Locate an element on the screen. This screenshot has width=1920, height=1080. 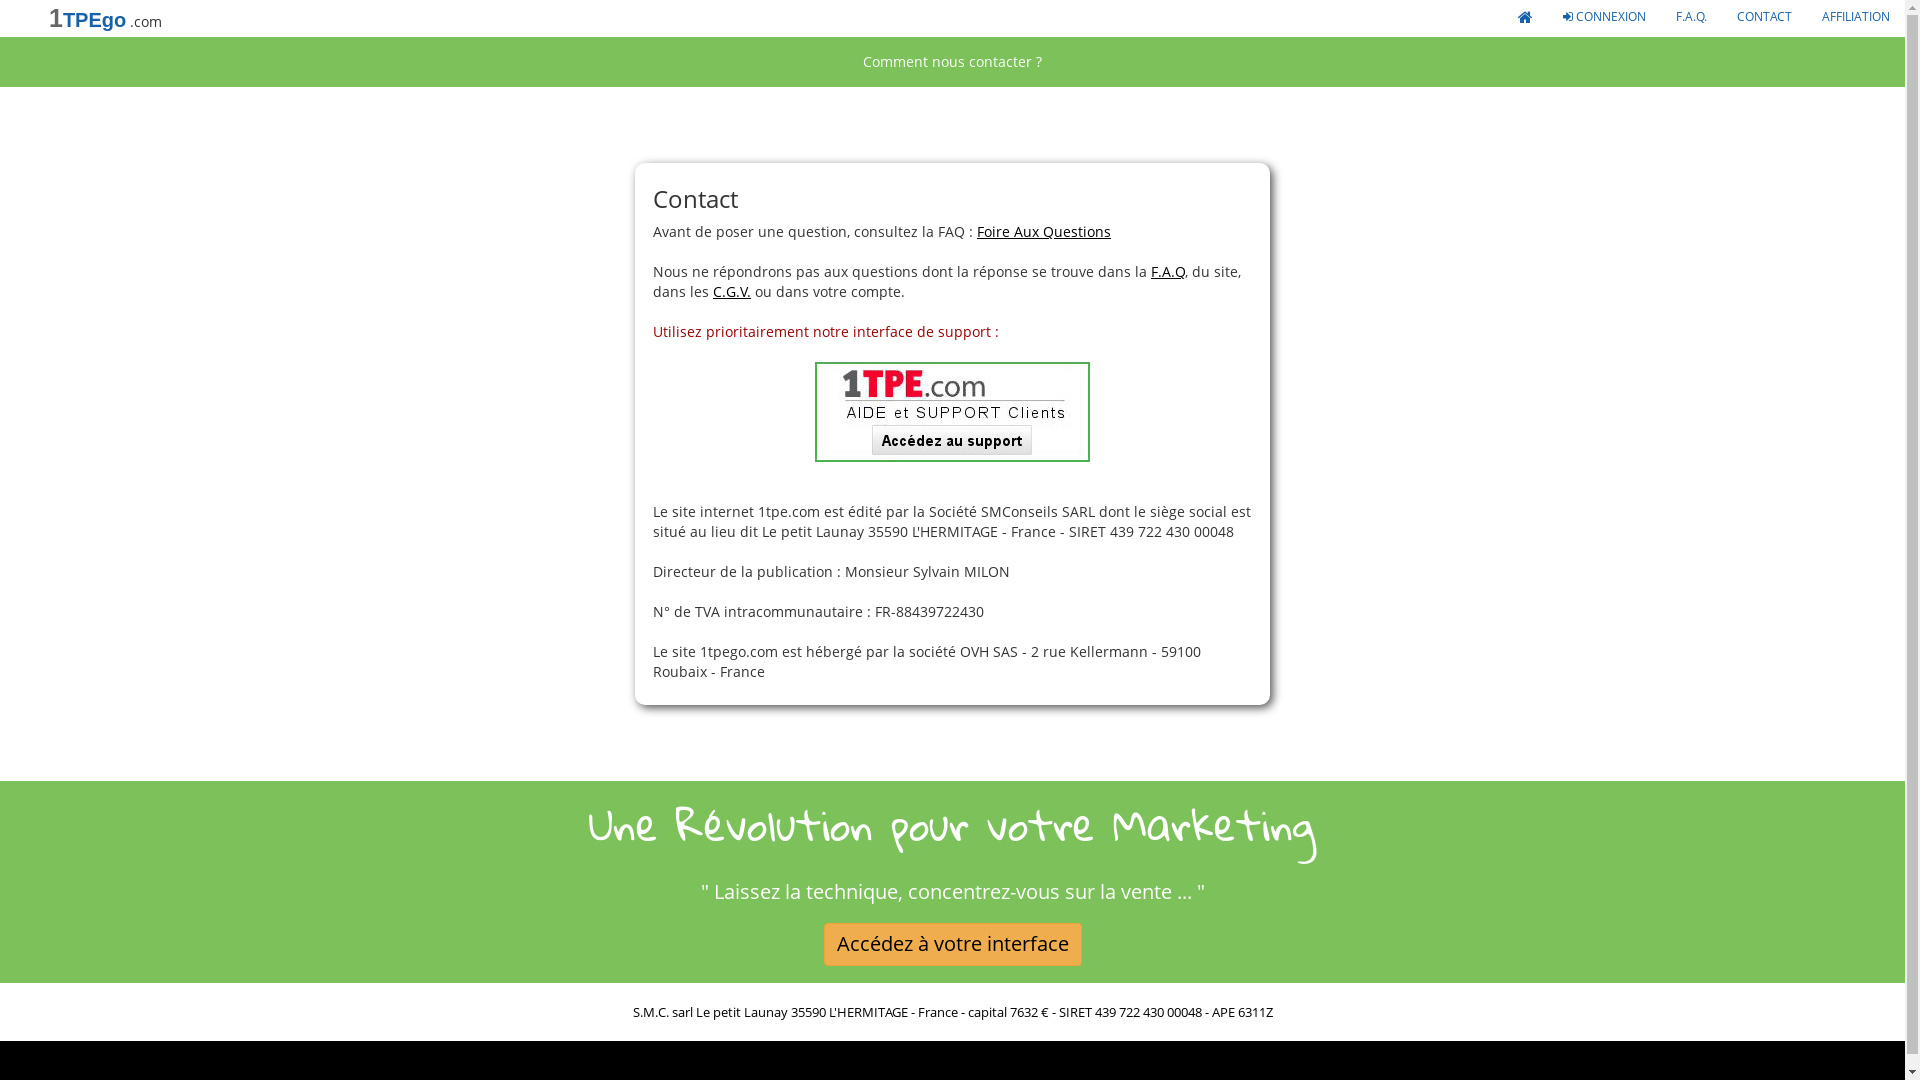
'CONNEXION' is located at coordinates (1547, 15).